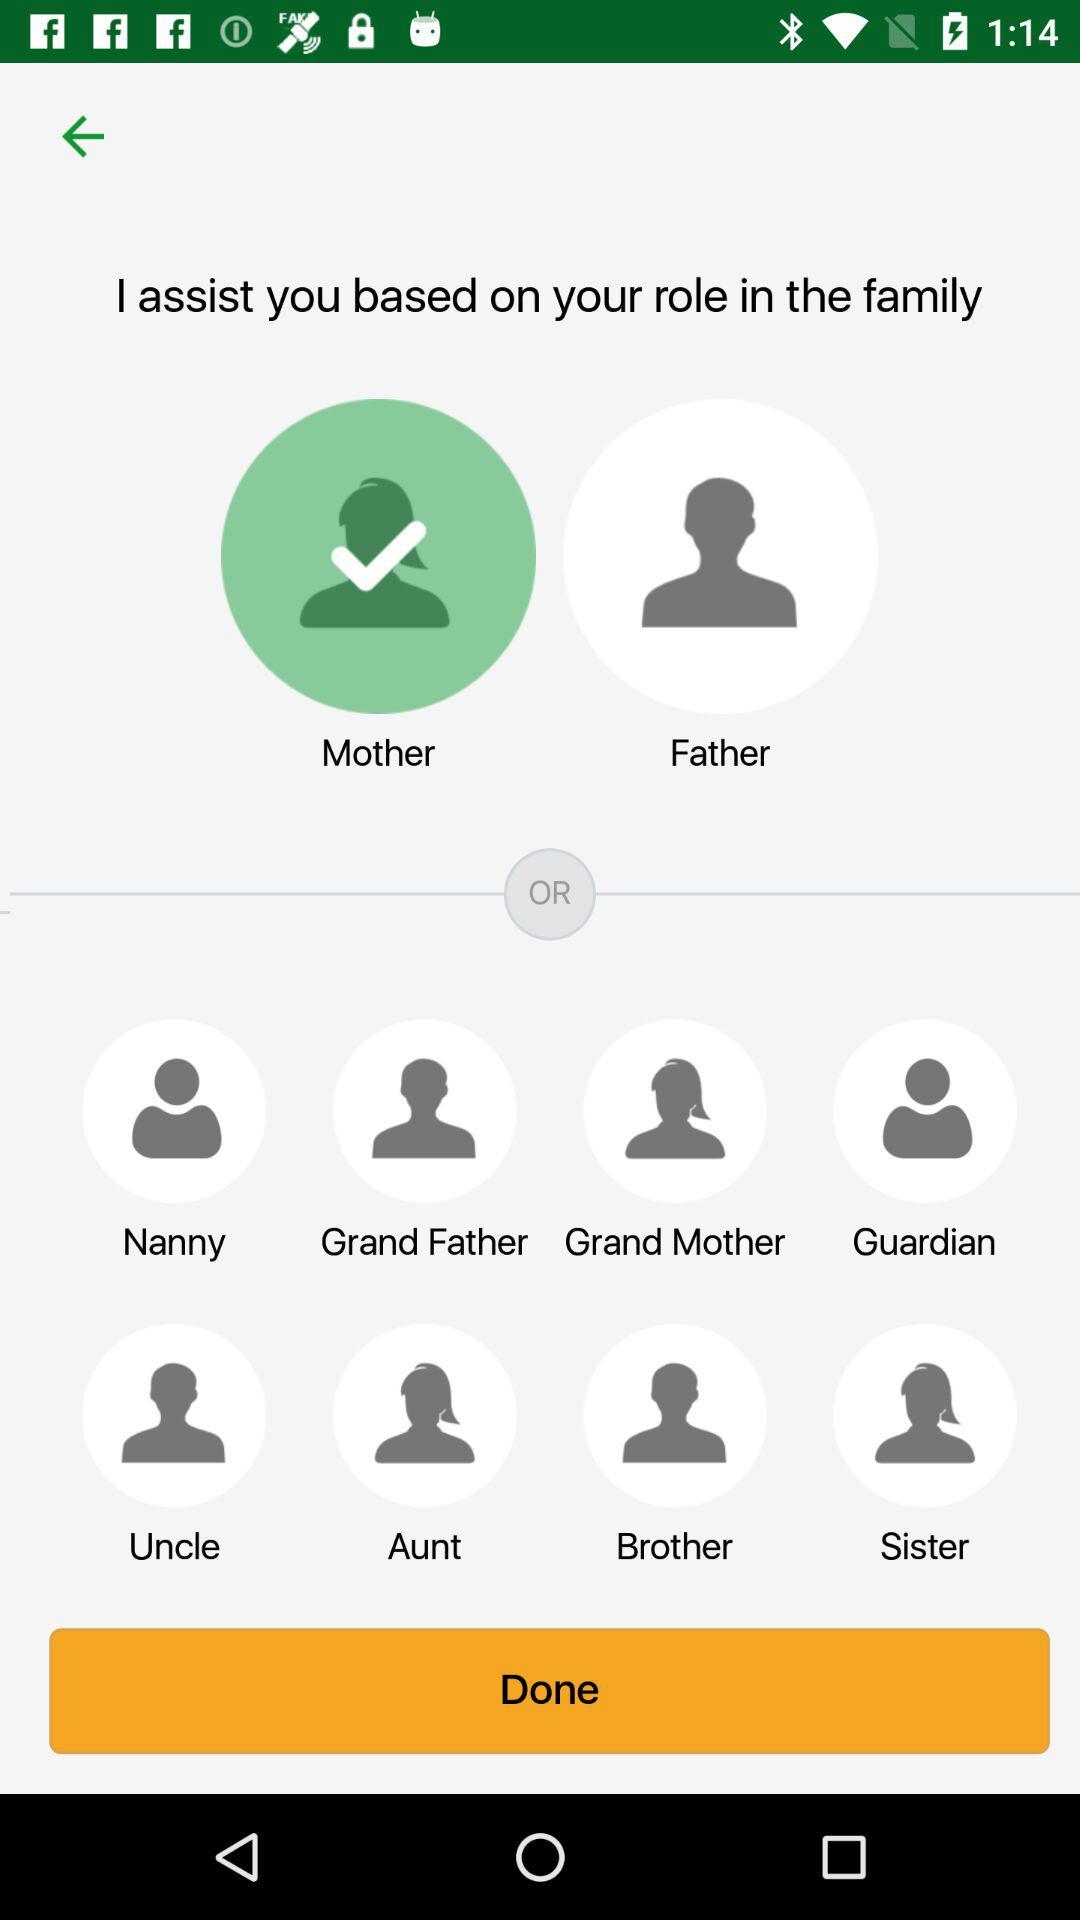 This screenshot has width=1080, height=1920. What do you see at coordinates (709, 556) in the screenshot?
I see `father` at bounding box center [709, 556].